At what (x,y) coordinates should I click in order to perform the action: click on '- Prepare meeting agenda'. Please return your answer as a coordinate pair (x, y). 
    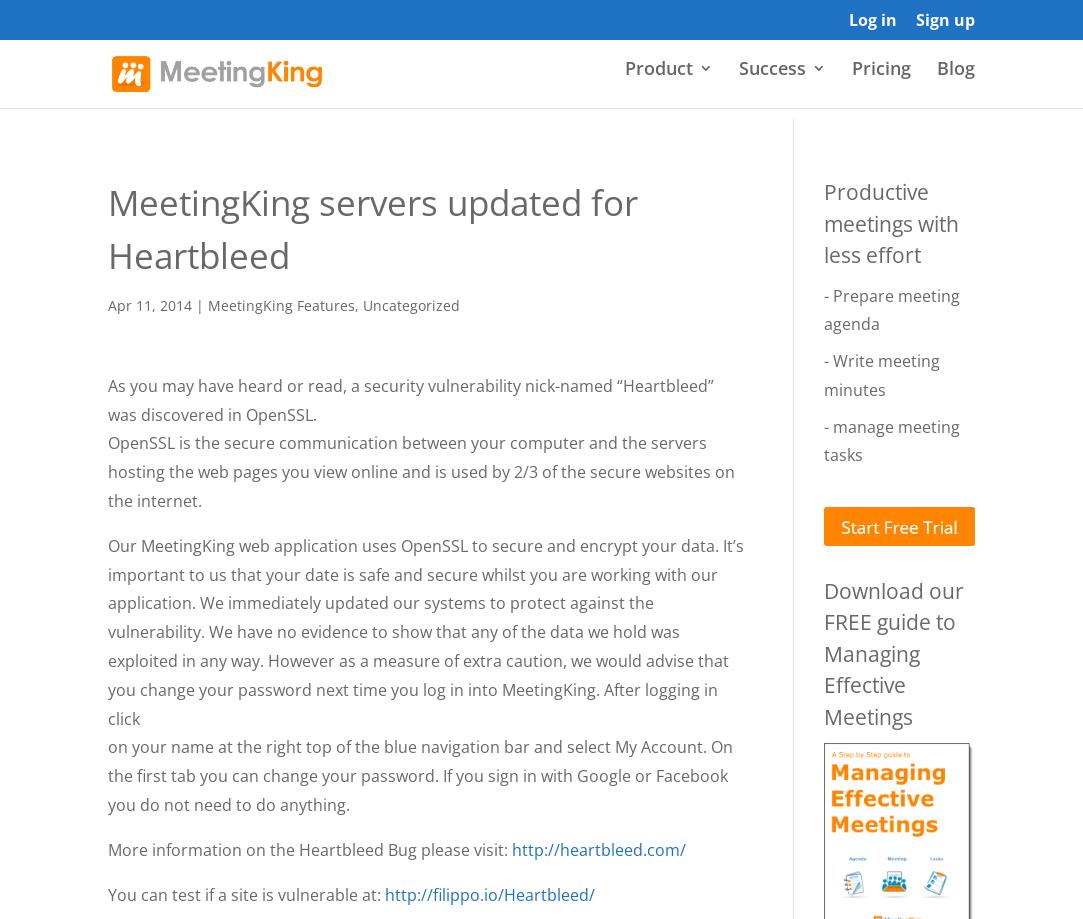
    Looking at the image, I should click on (890, 308).